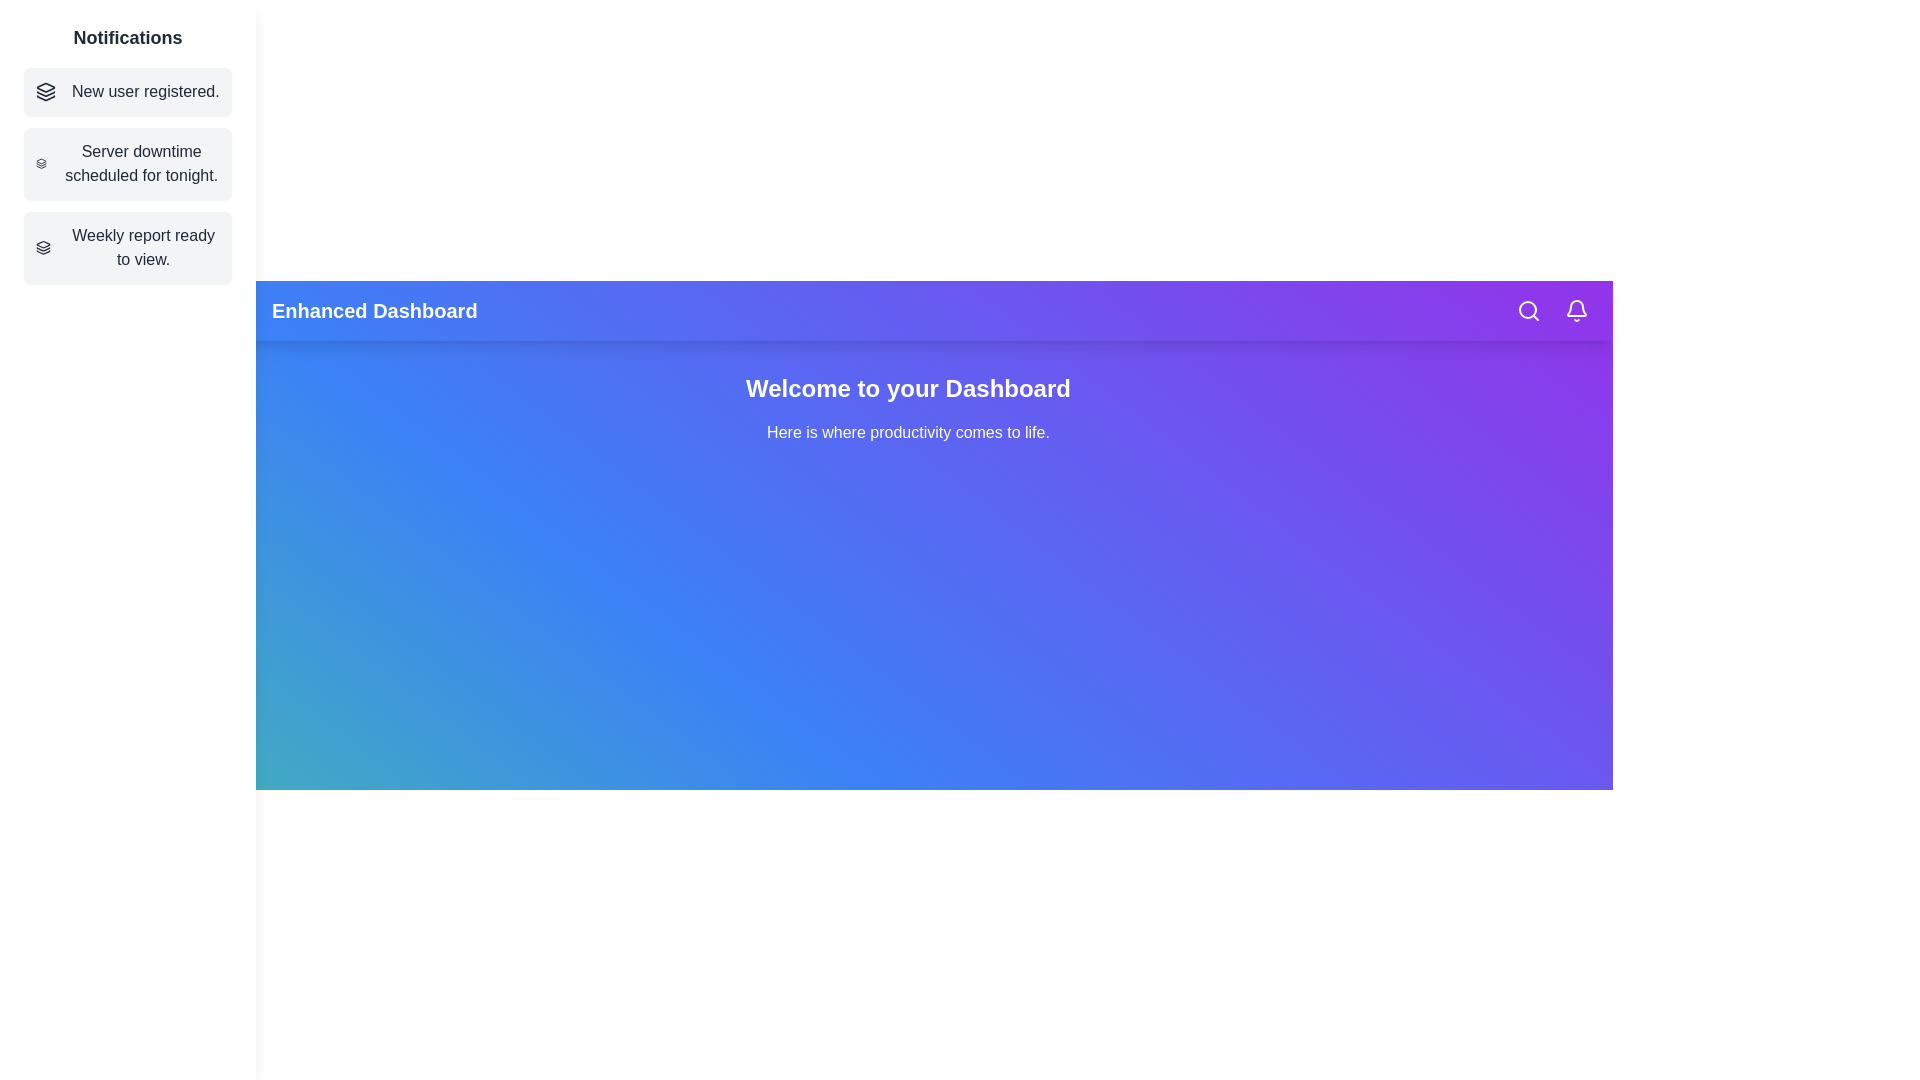 Image resolution: width=1920 pixels, height=1080 pixels. What do you see at coordinates (127, 246) in the screenshot?
I see `the notification labeled 'Weekly report ready to view.' in the sidebar` at bounding box center [127, 246].